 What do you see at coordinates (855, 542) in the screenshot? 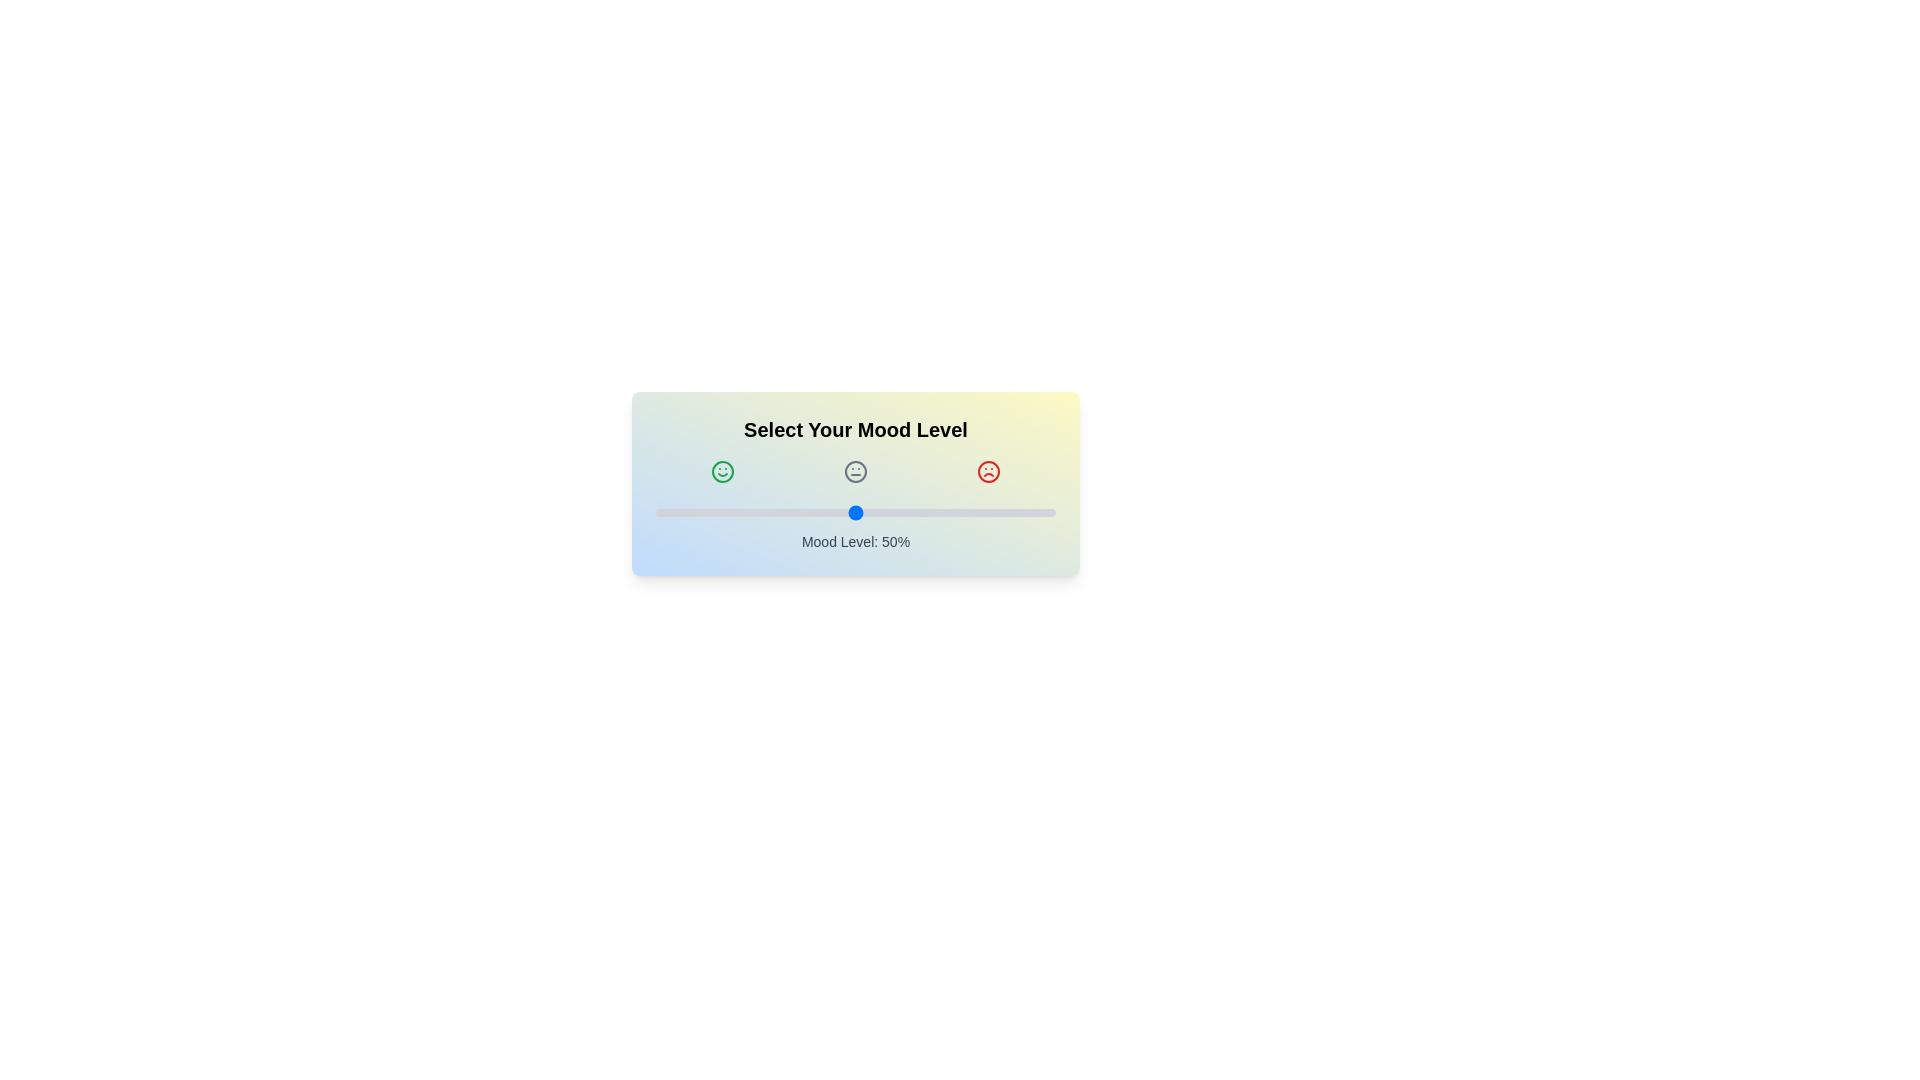
I see `text displayed as 'Mood Level: 50%' which is located at the bottom of the card interface, beneath a horizontal slider` at bounding box center [855, 542].